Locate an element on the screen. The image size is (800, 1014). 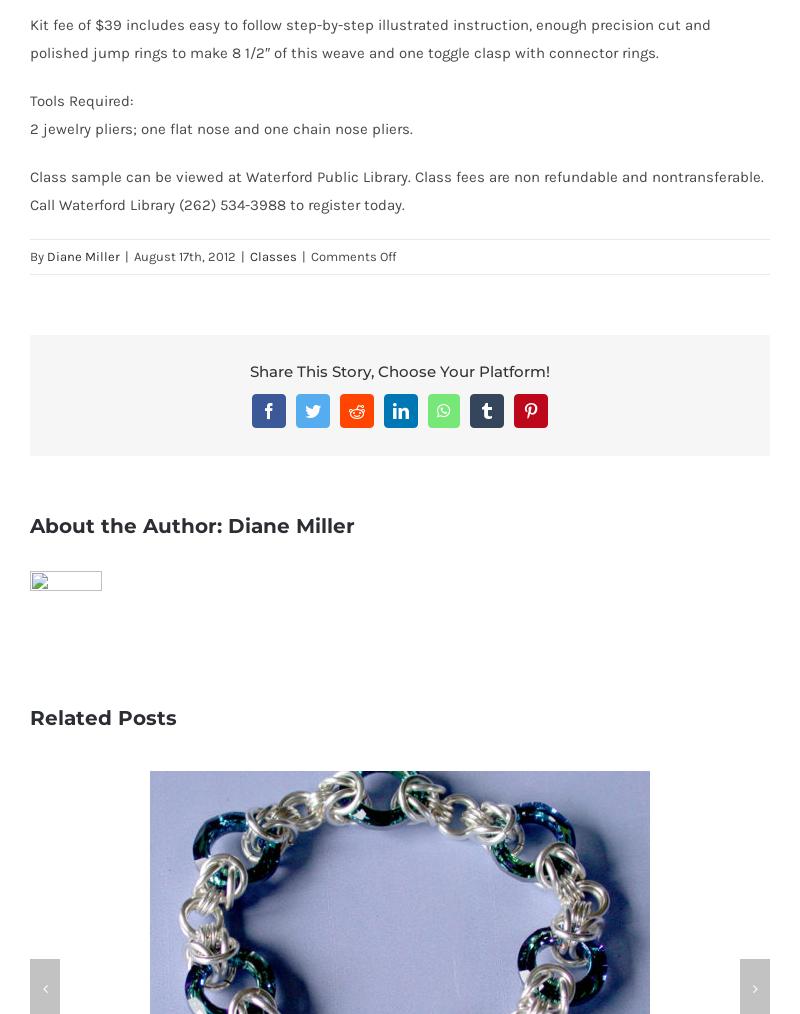
'Classes' is located at coordinates (273, 255).